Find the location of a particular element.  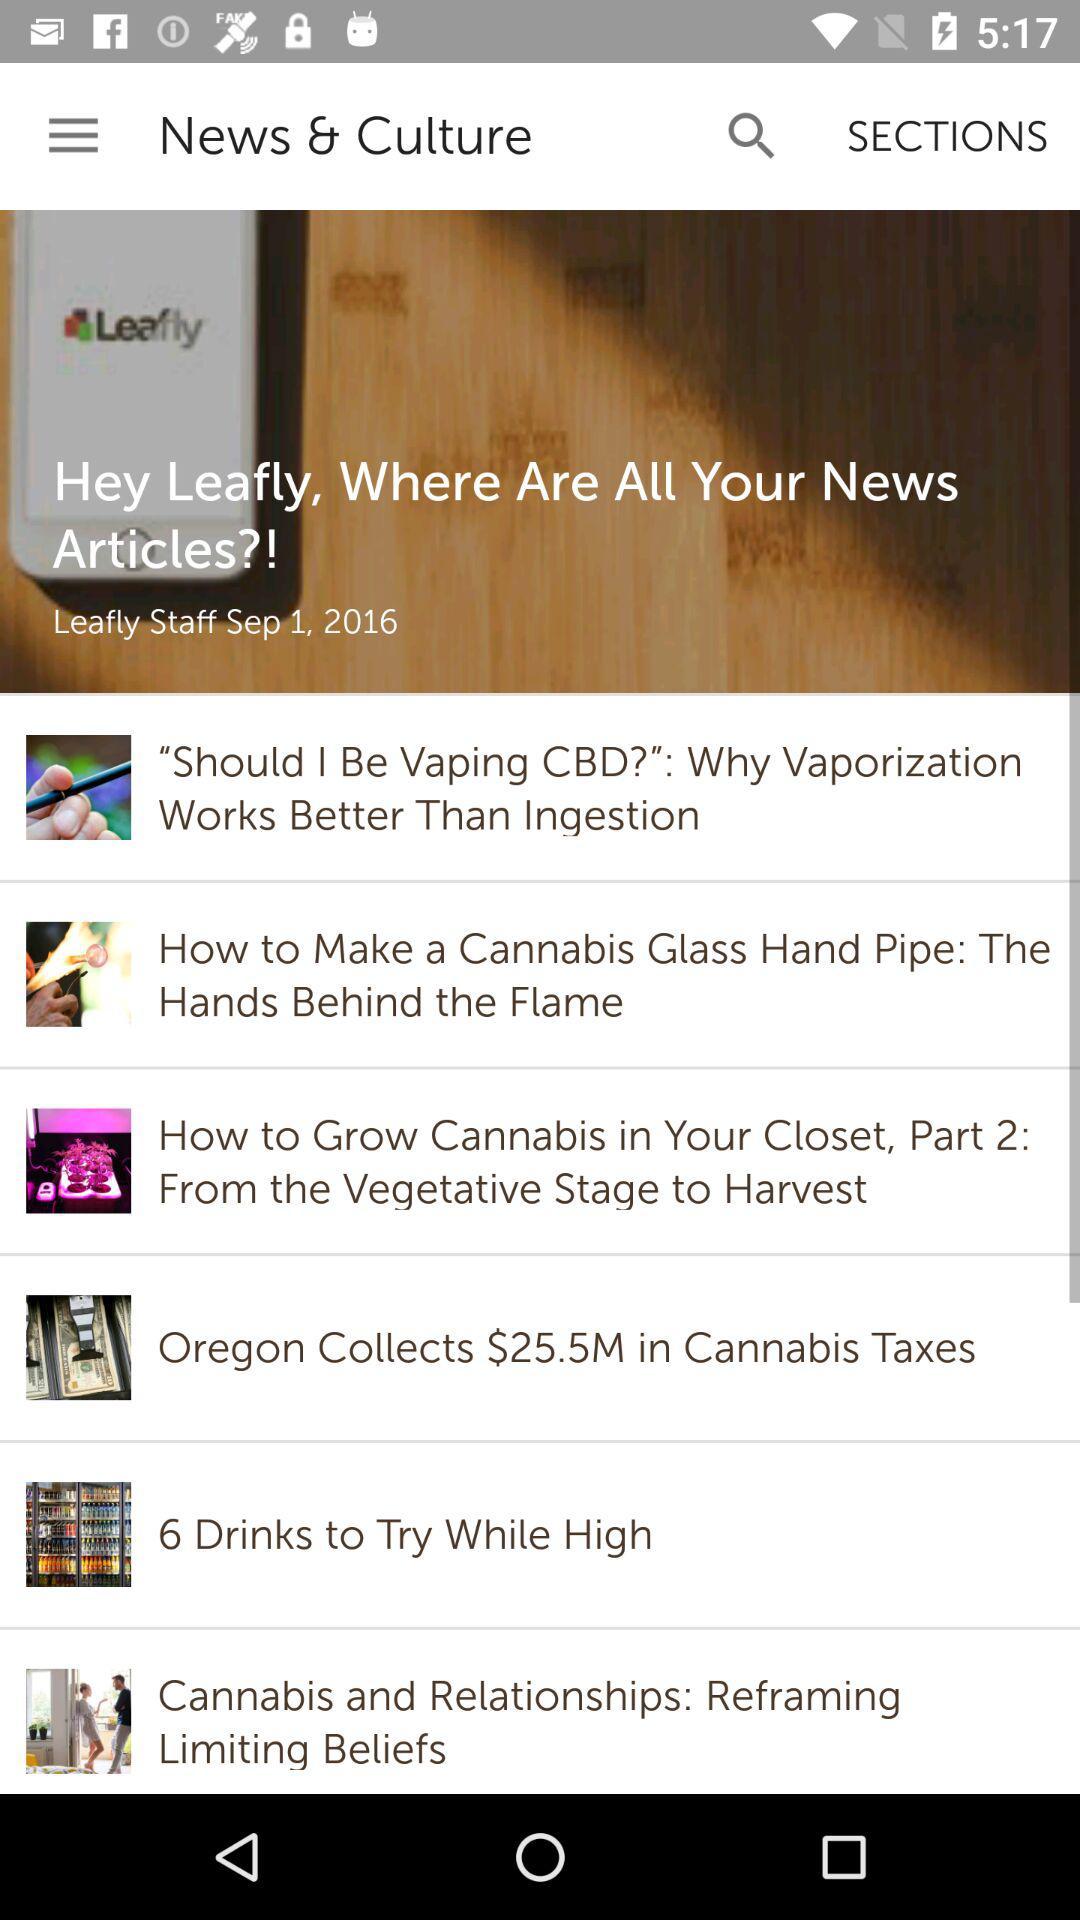

the icon above 6 drinks to is located at coordinates (572, 1347).